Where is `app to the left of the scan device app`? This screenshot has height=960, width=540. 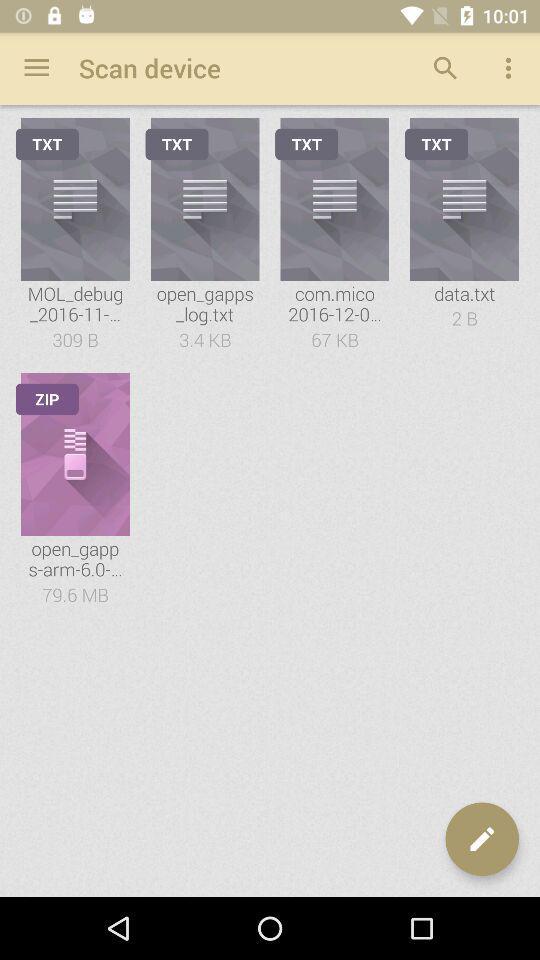 app to the left of the scan device app is located at coordinates (36, 68).